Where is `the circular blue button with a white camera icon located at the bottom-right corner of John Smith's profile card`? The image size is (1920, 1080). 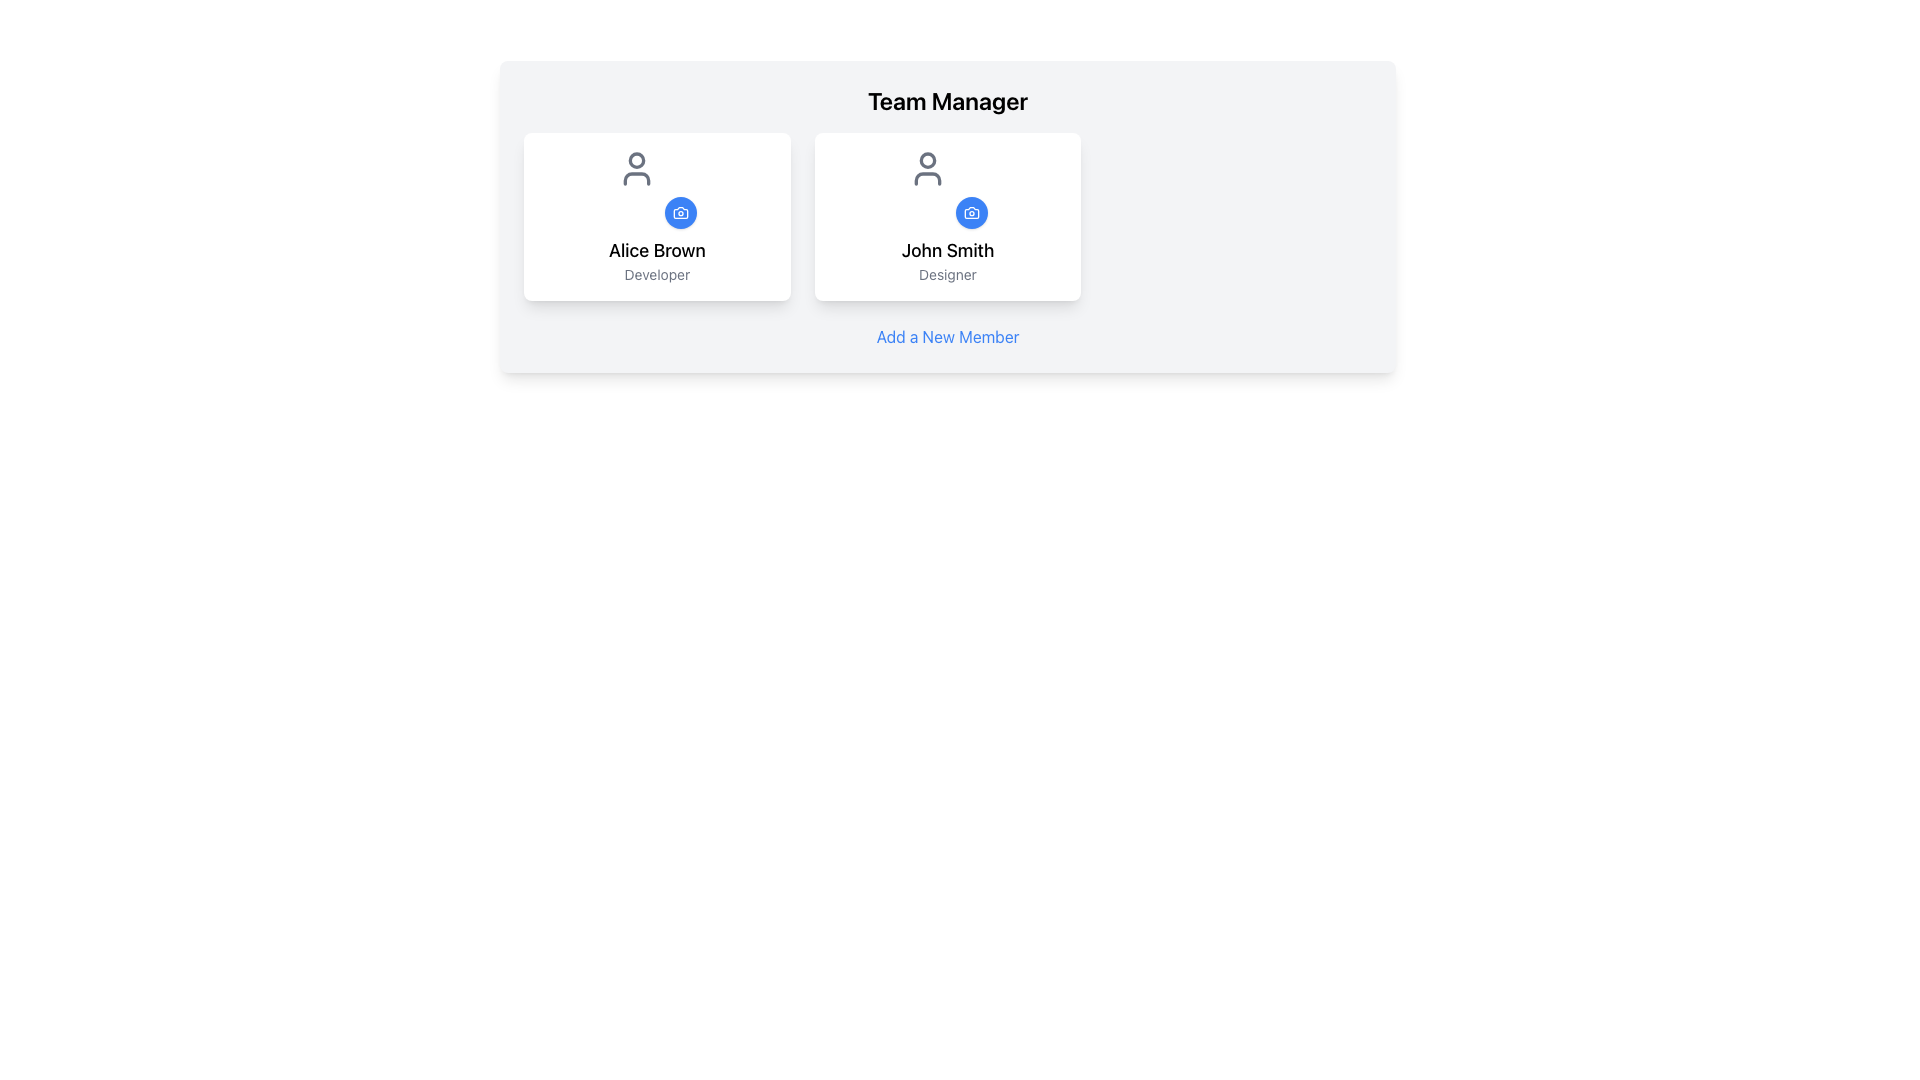 the circular blue button with a white camera icon located at the bottom-right corner of John Smith's profile card is located at coordinates (971, 212).